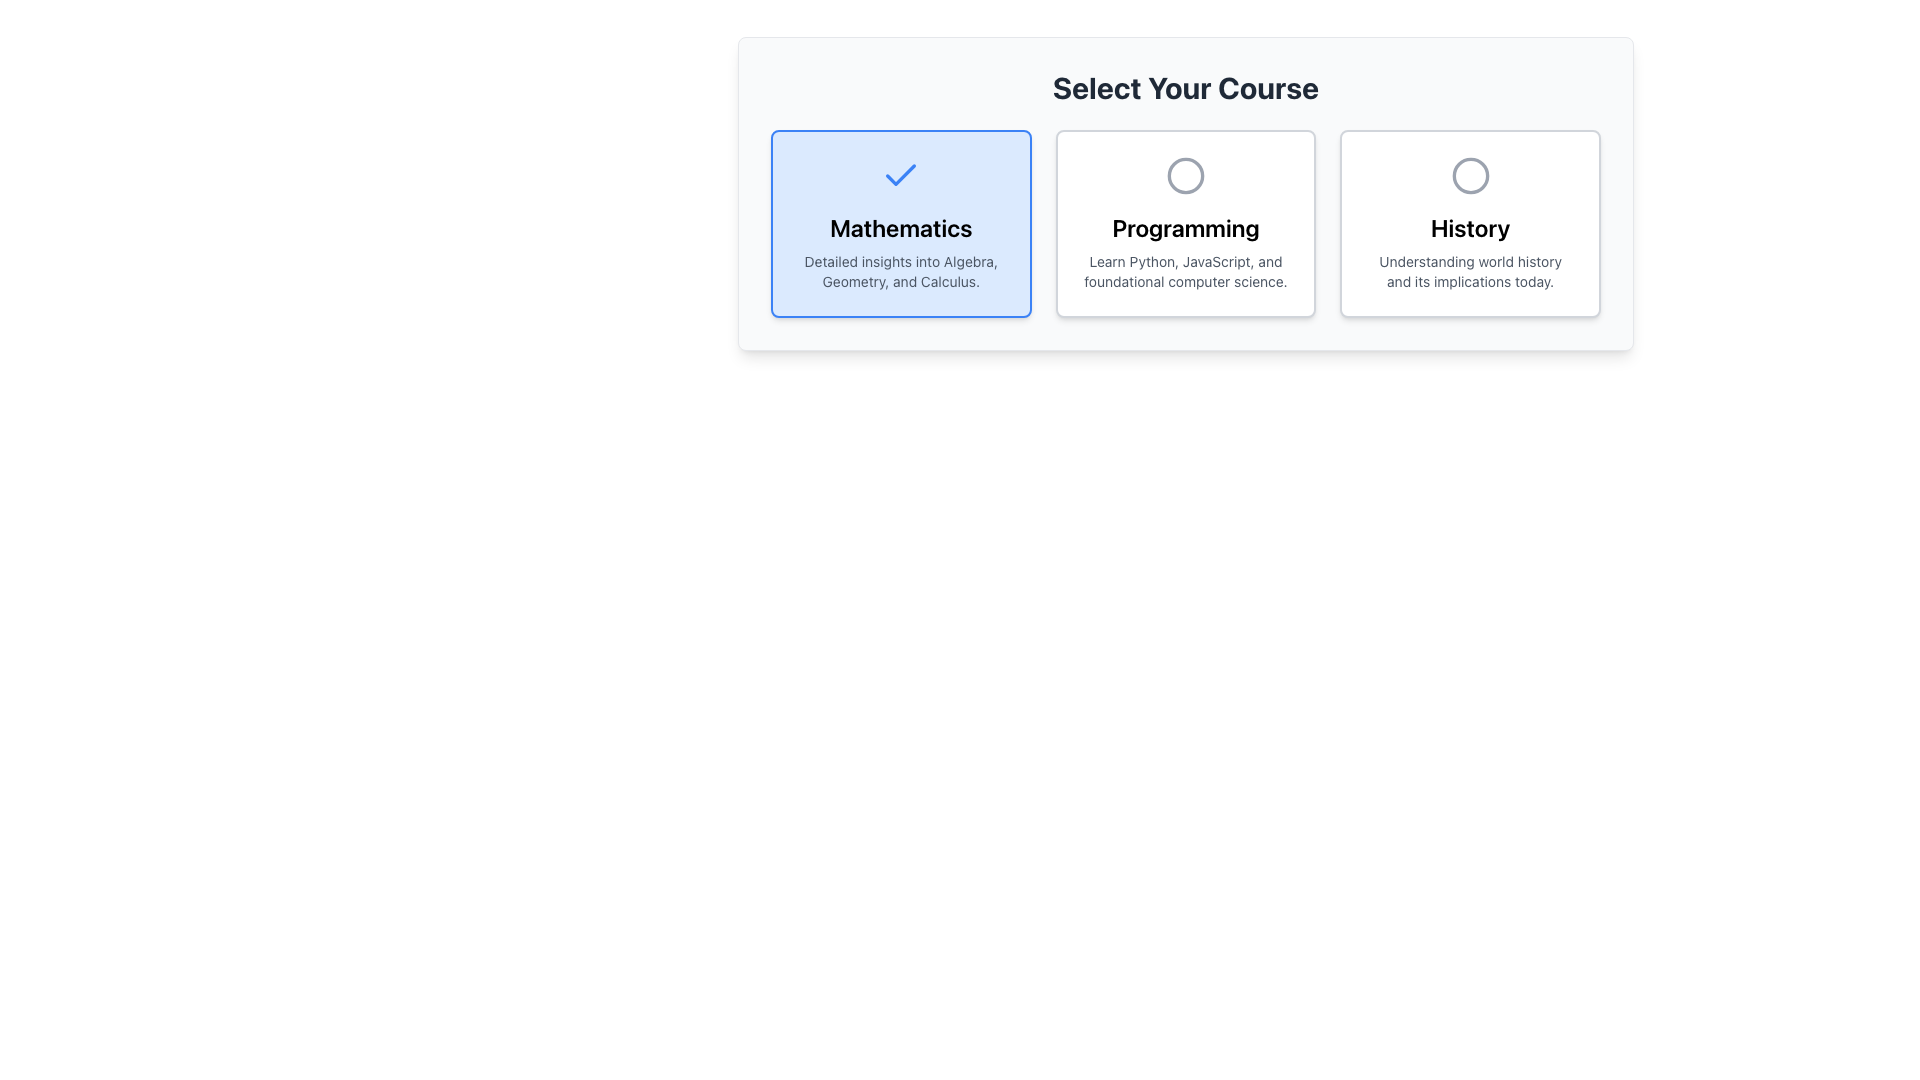 This screenshot has height=1080, width=1920. I want to click on the checkmark icon with a blue stroke located at the top-center of the 'Mathematics' card, so click(900, 174).